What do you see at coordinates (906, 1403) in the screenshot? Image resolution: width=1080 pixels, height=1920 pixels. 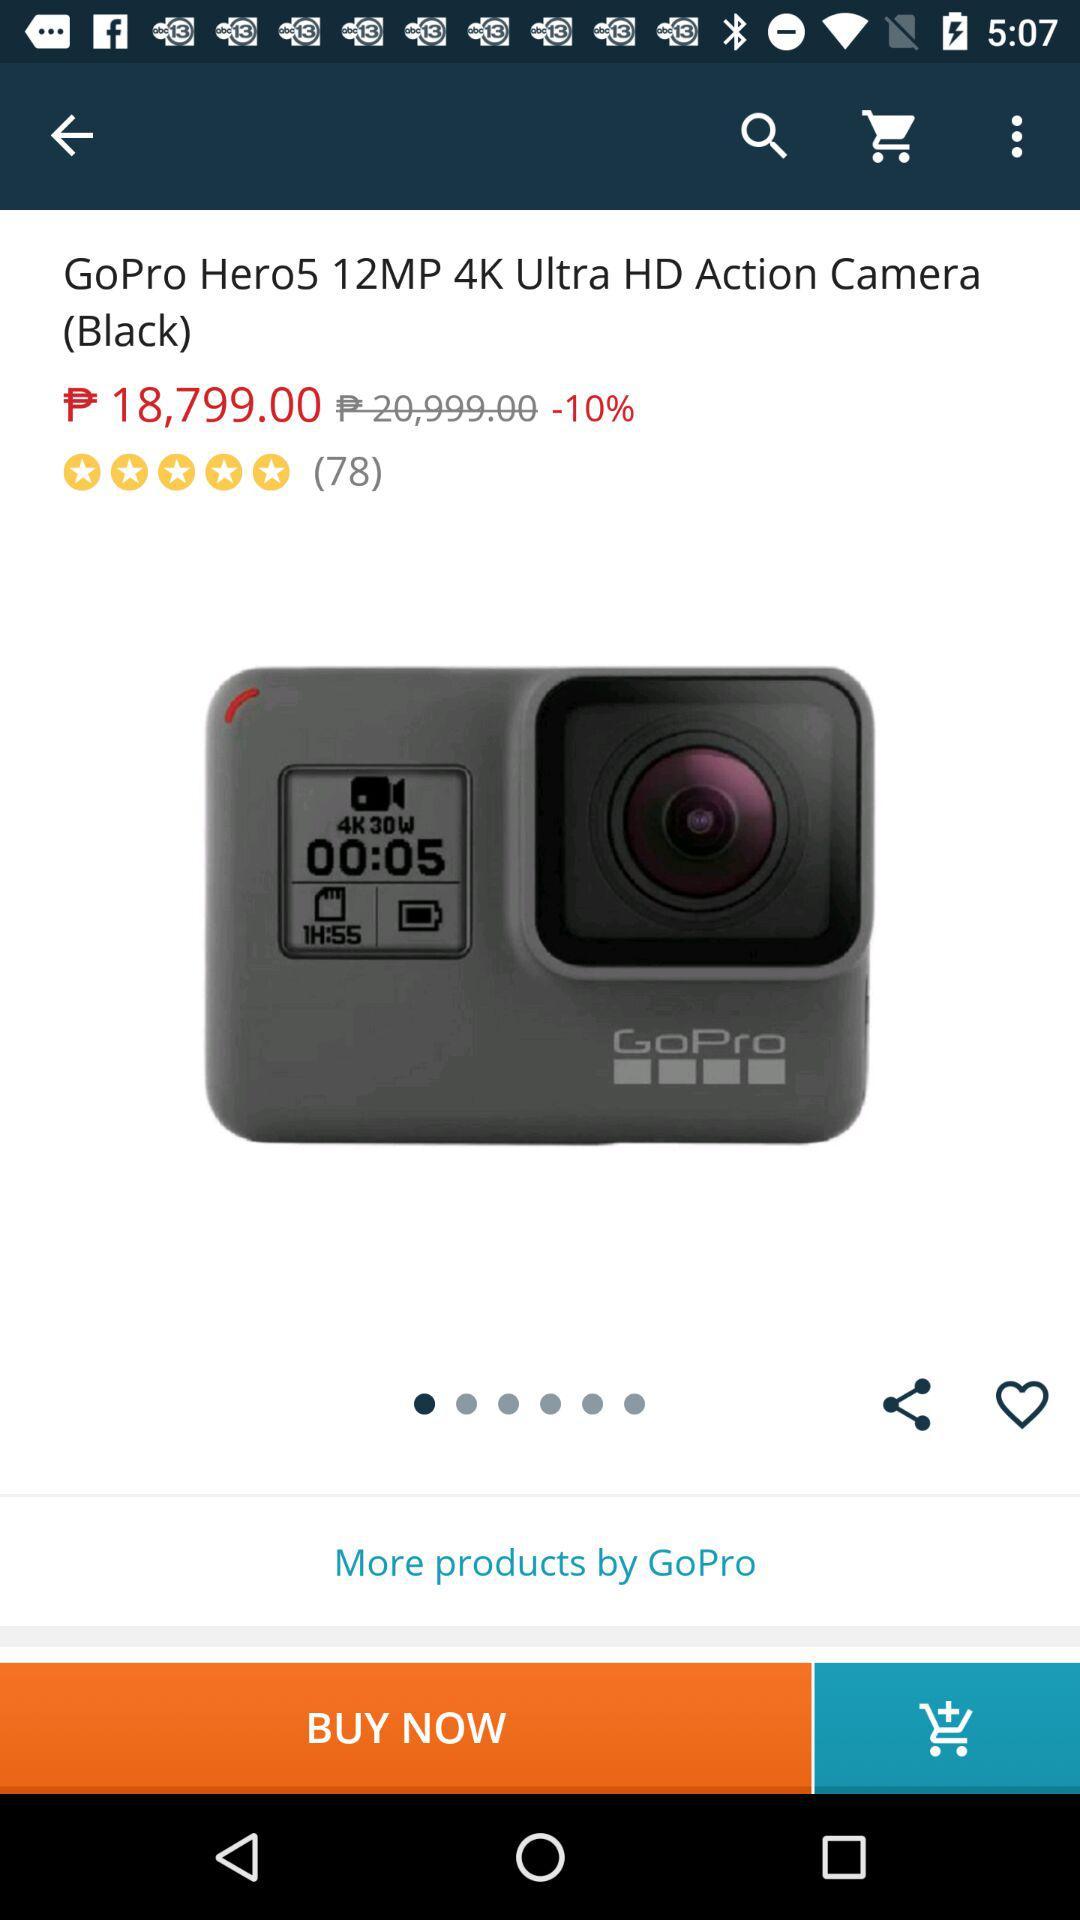 I see `the share icon` at bounding box center [906, 1403].